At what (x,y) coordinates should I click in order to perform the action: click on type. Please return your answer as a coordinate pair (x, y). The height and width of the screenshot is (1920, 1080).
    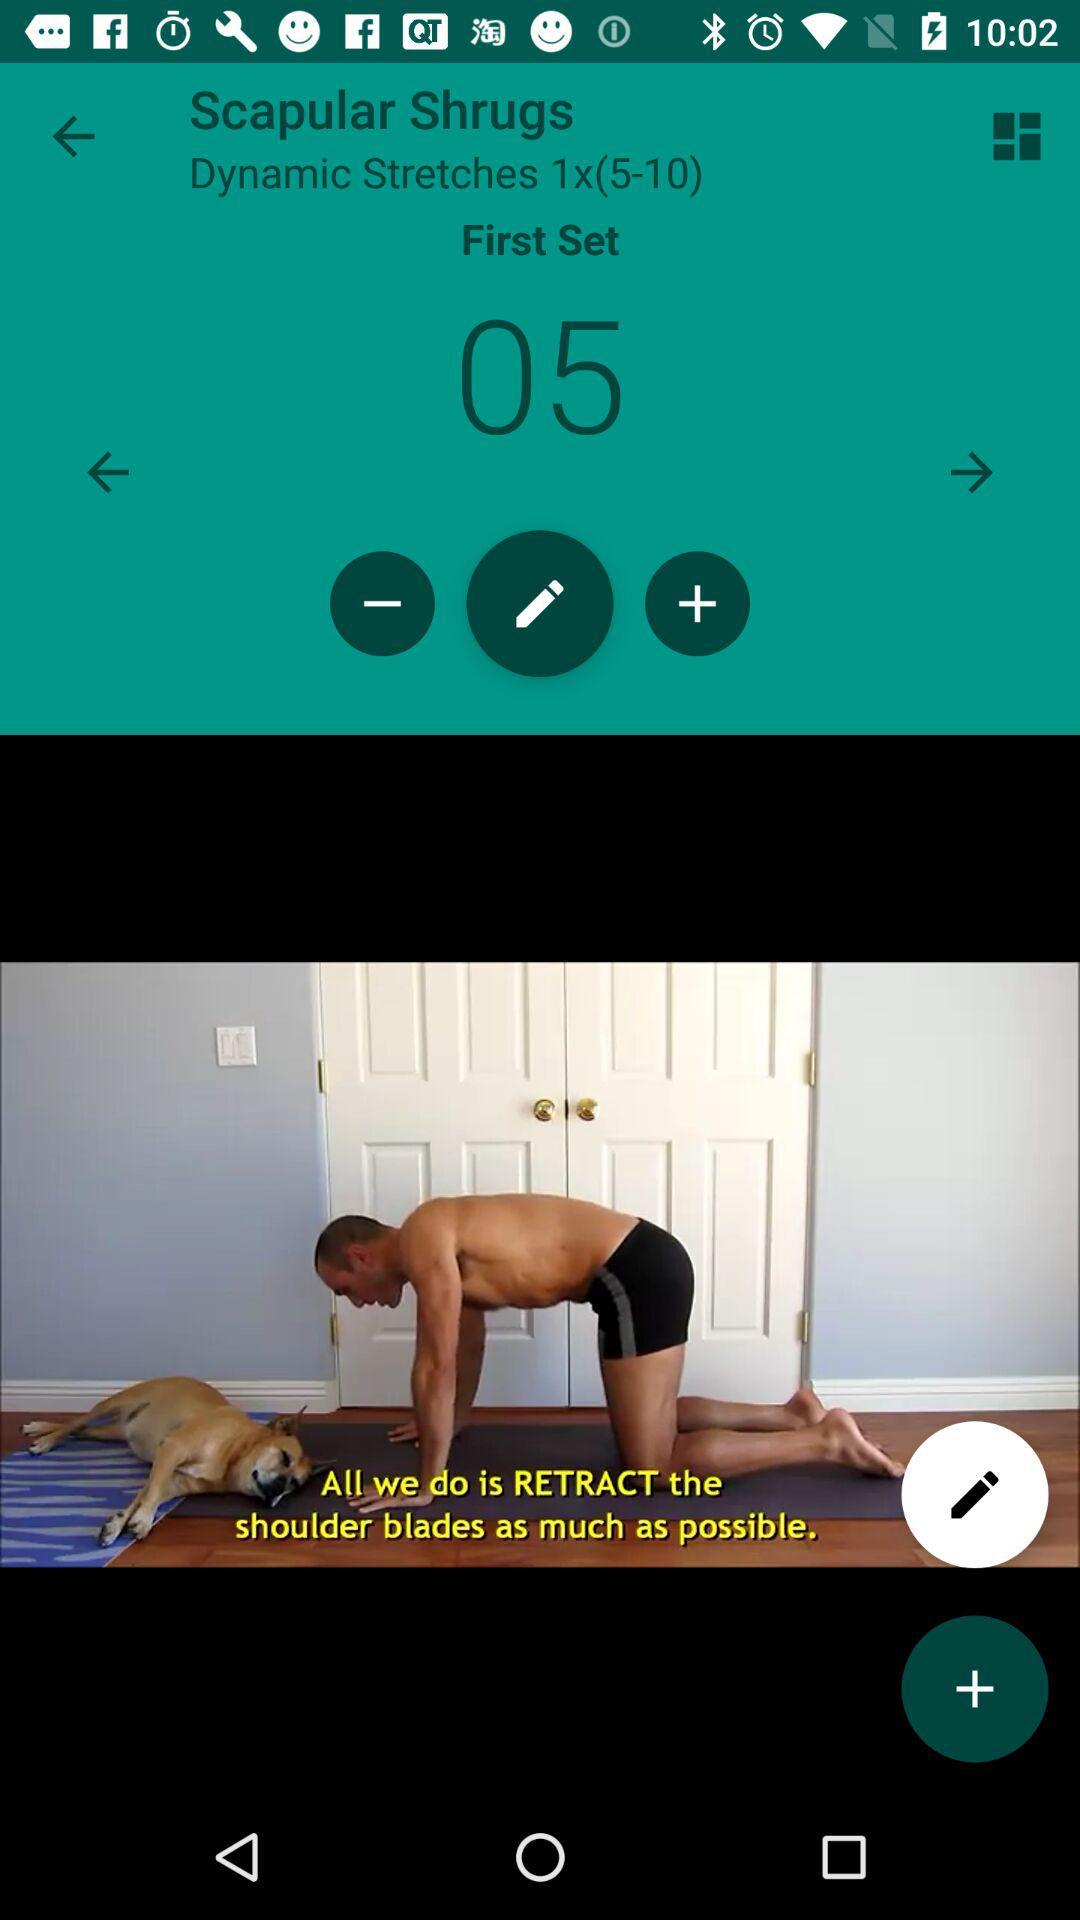
    Looking at the image, I should click on (540, 602).